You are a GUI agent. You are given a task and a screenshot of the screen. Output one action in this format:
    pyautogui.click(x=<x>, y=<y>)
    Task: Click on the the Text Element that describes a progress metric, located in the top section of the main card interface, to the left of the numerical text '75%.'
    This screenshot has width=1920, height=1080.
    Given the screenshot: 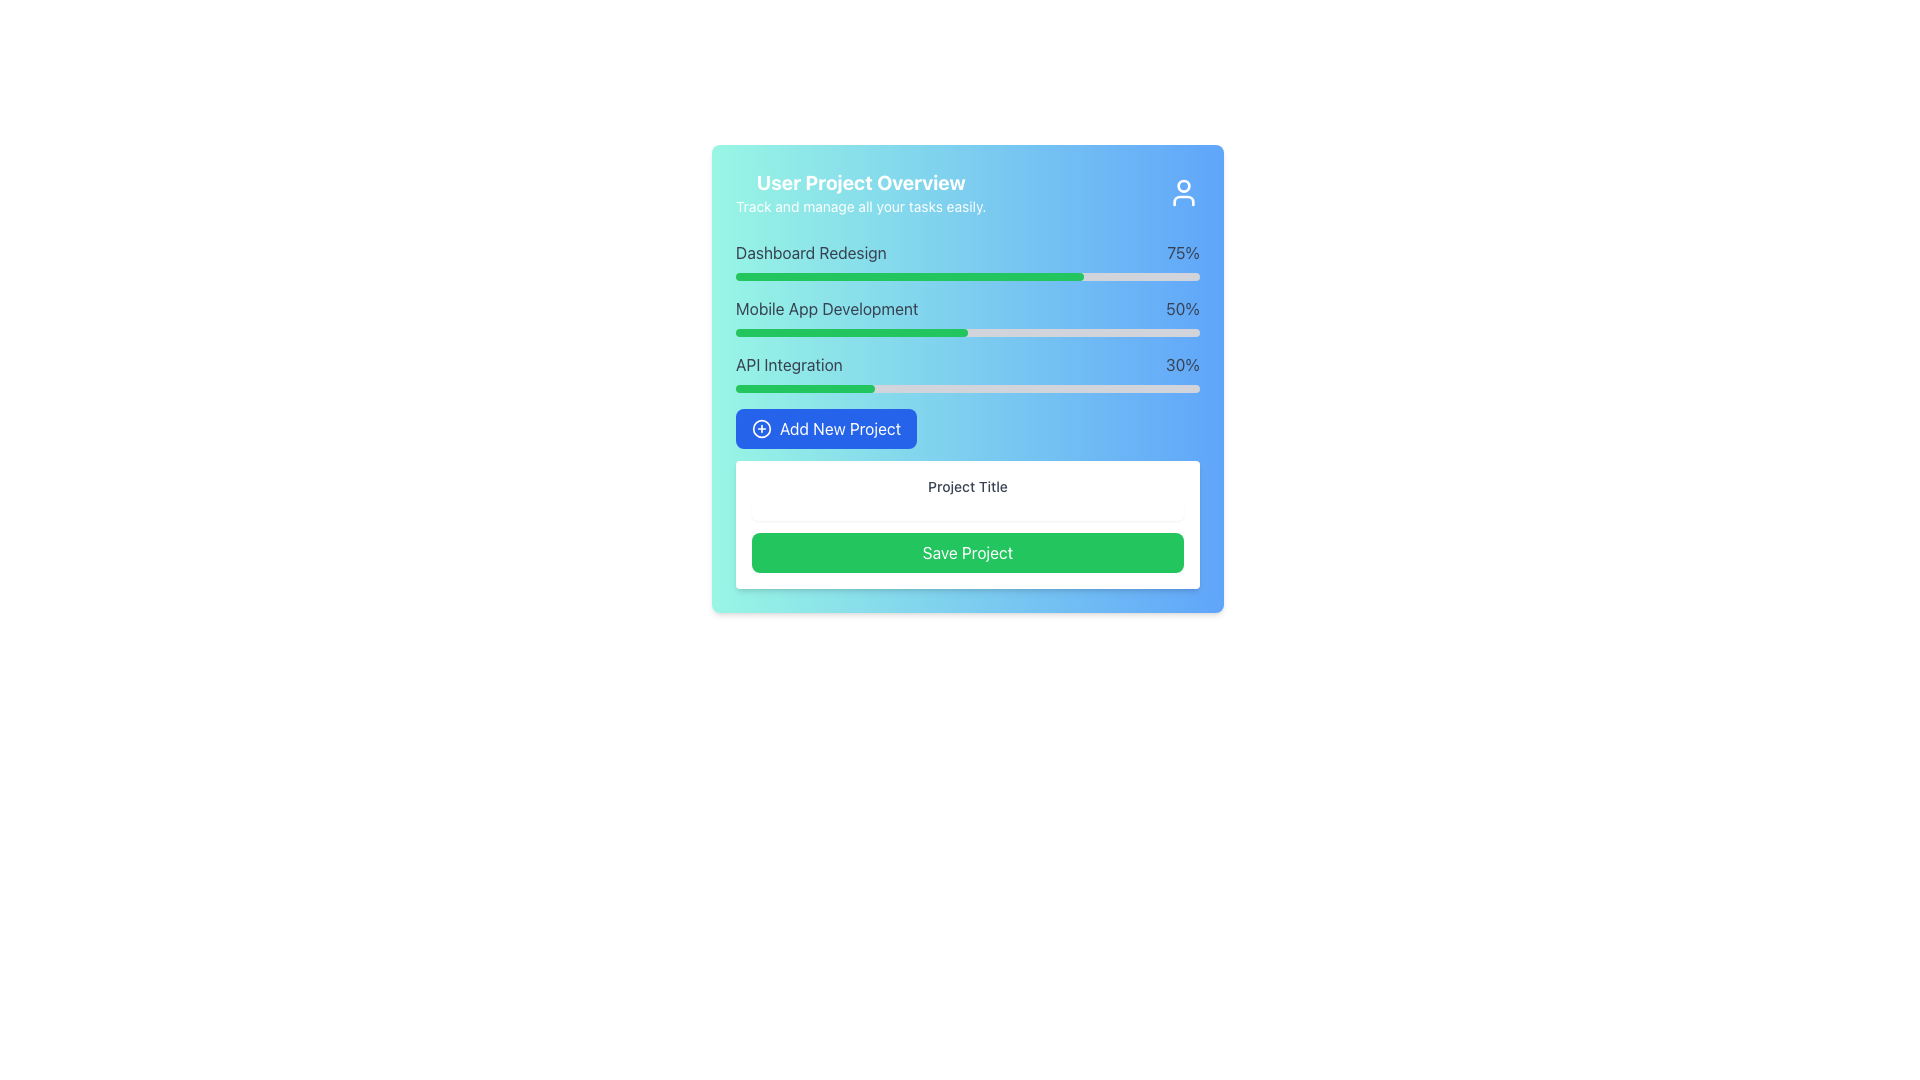 What is the action you would take?
    pyautogui.click(x=811, y=252)
    